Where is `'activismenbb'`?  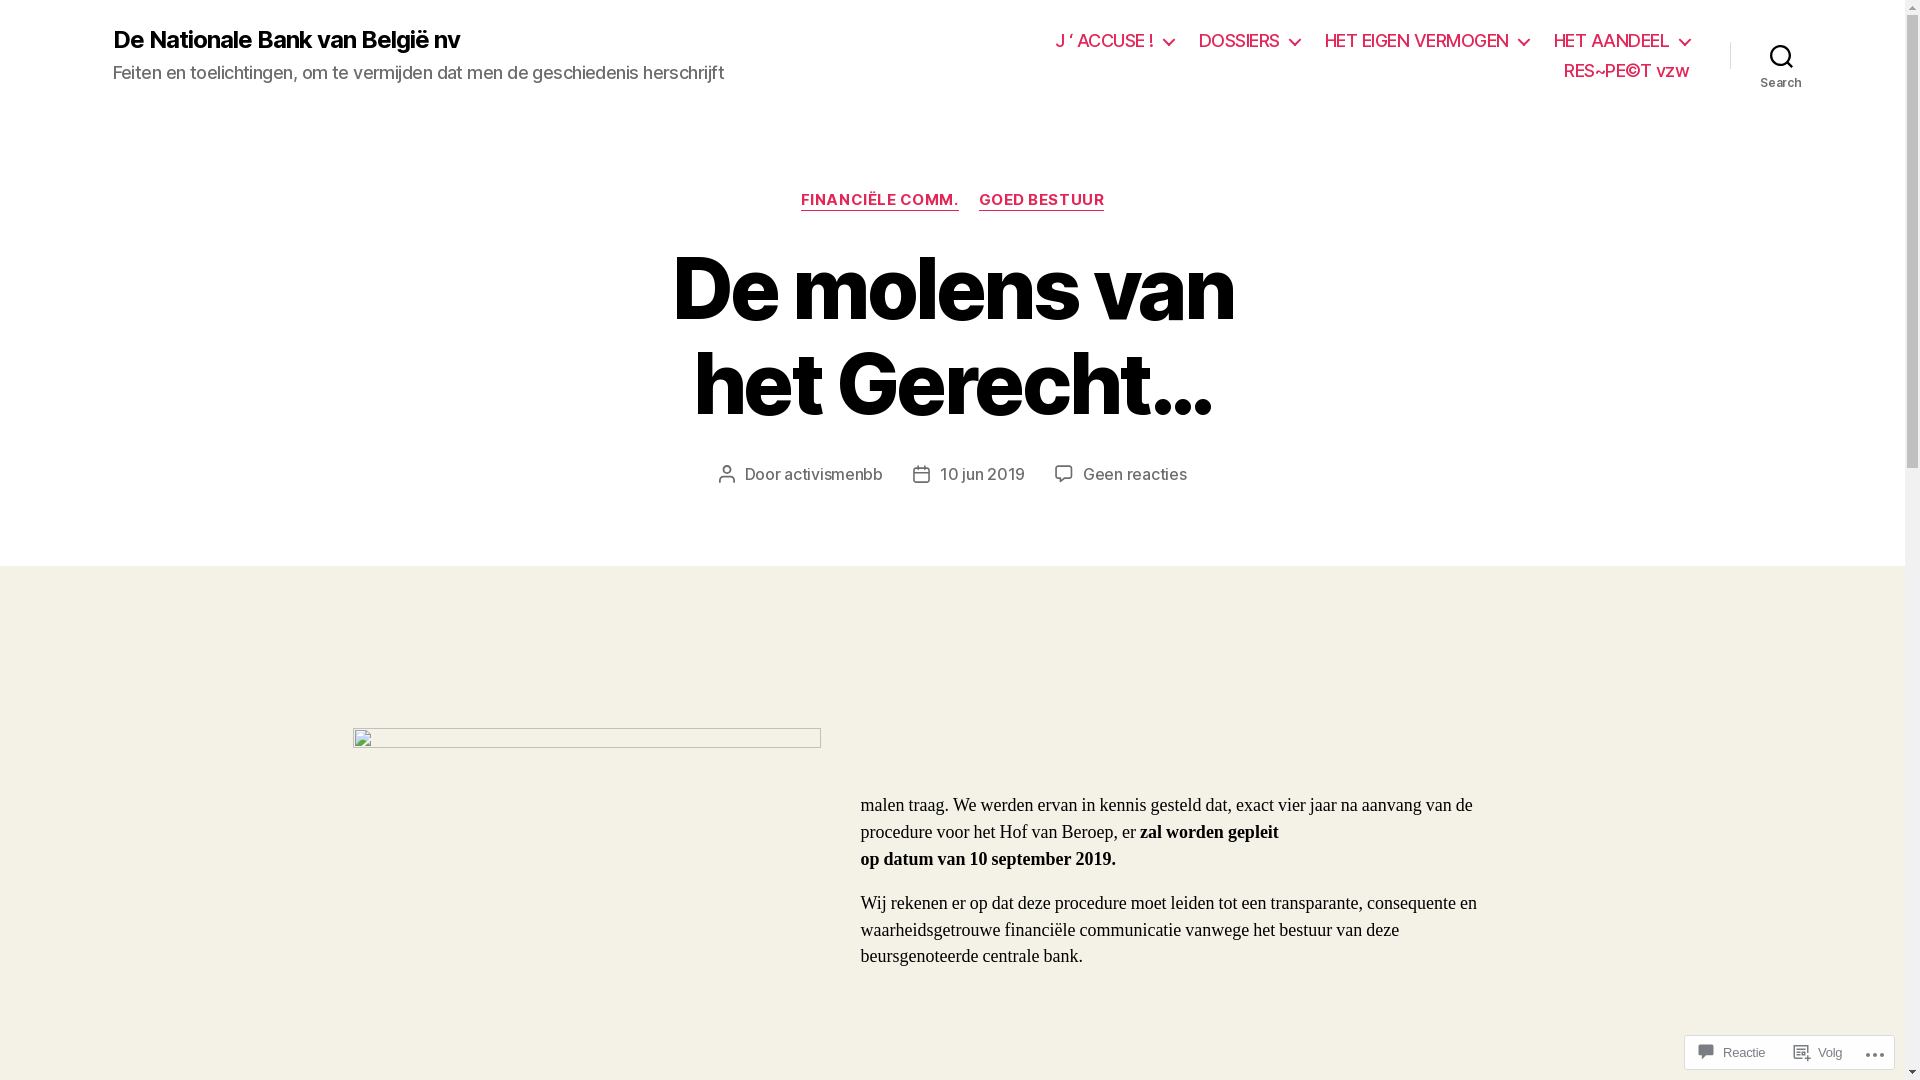 'activismenbb' is located at coordinates (833, 474).